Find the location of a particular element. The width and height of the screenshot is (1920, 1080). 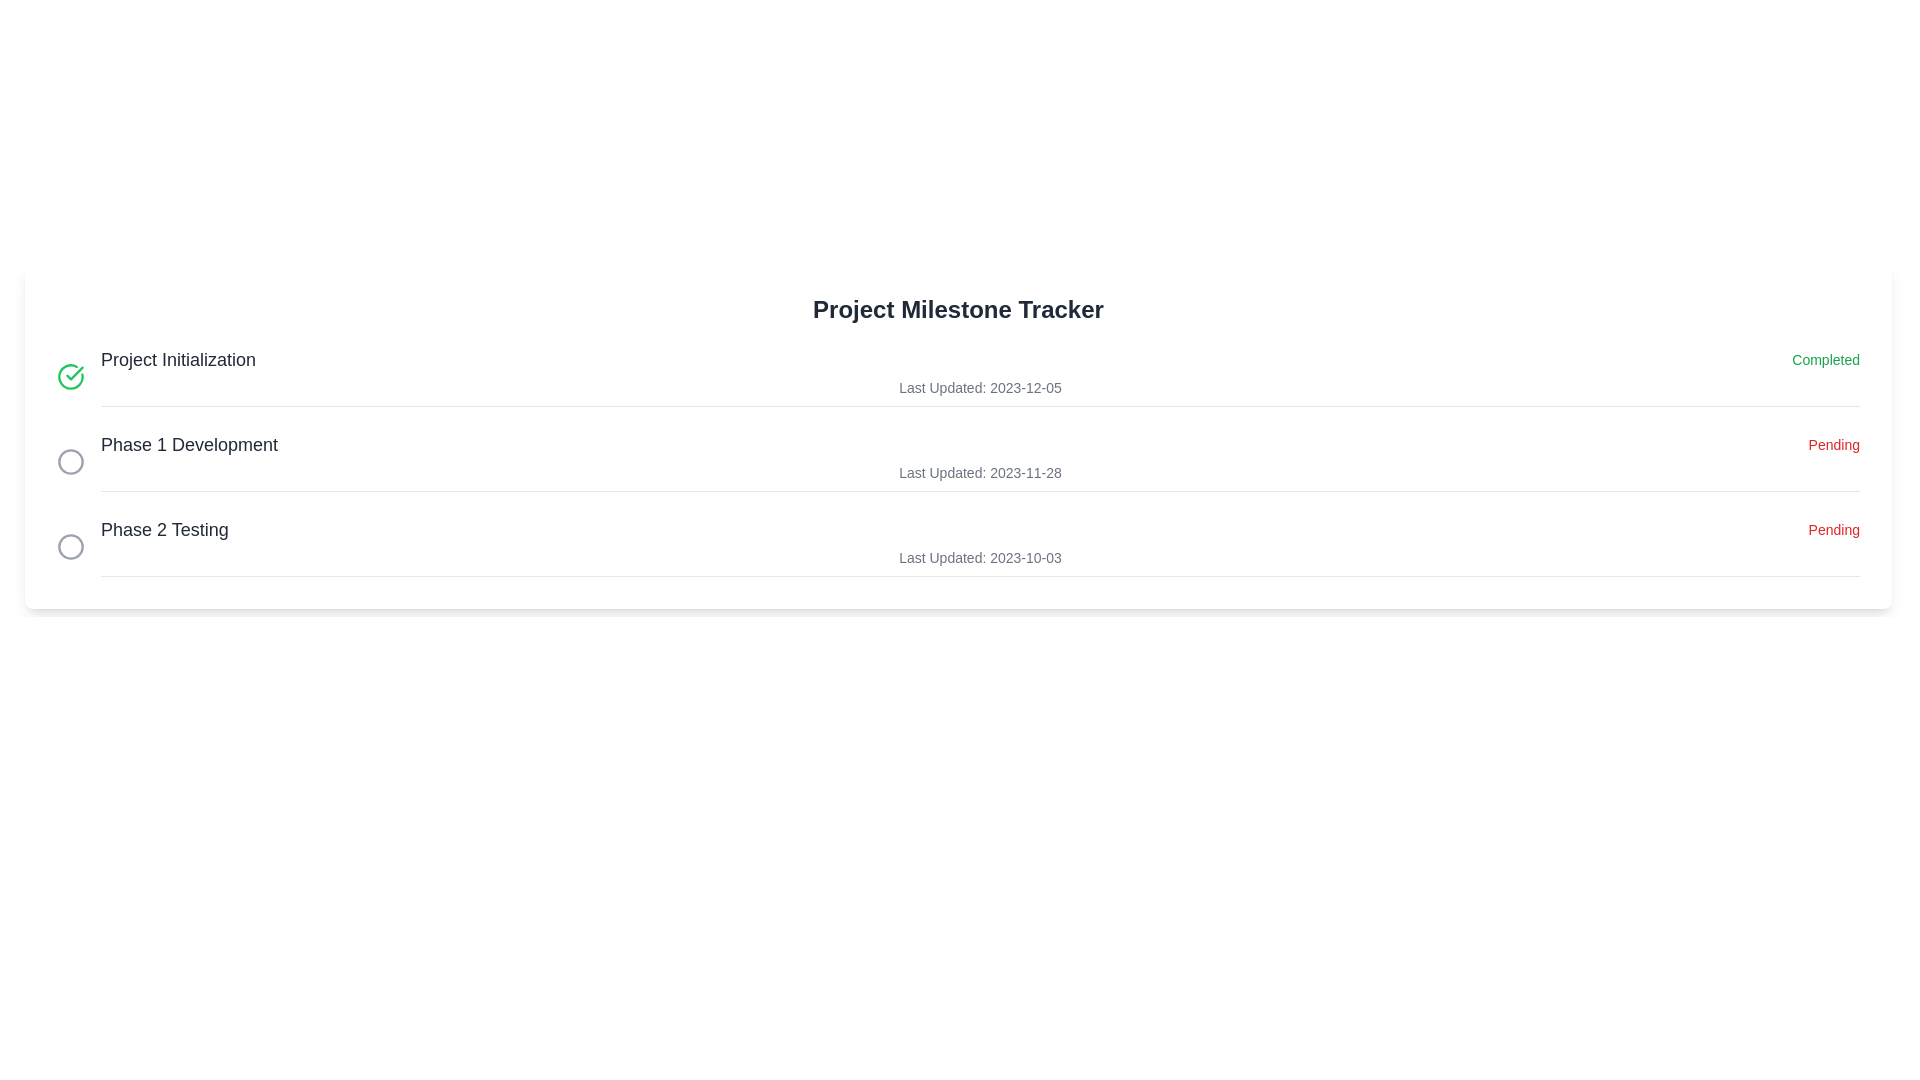

the milestone display element indicating the current status of 'Phase 1 Development' within the 'Project Milestone Tracker' is located at coordinates (980, 443).